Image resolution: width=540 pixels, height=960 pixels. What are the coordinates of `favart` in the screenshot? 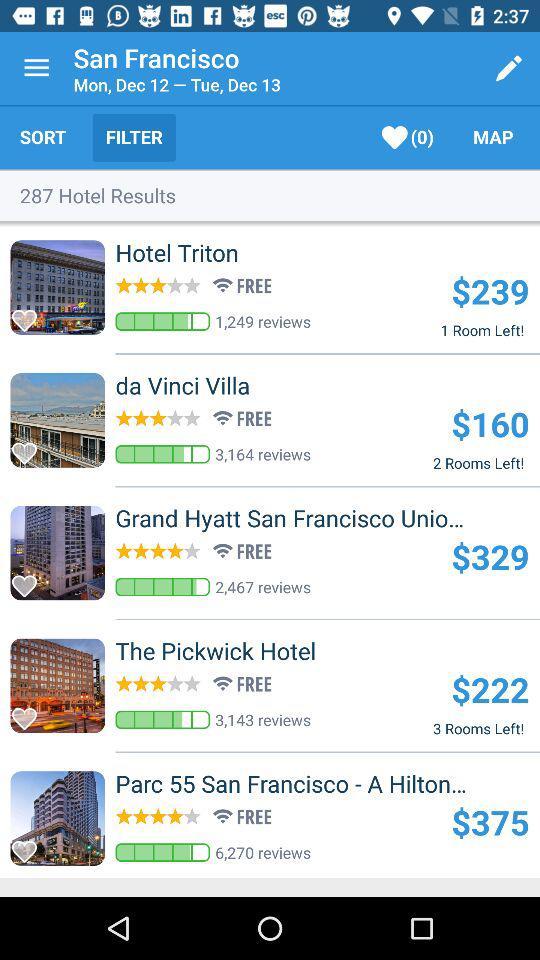 It's located at (29, 845).